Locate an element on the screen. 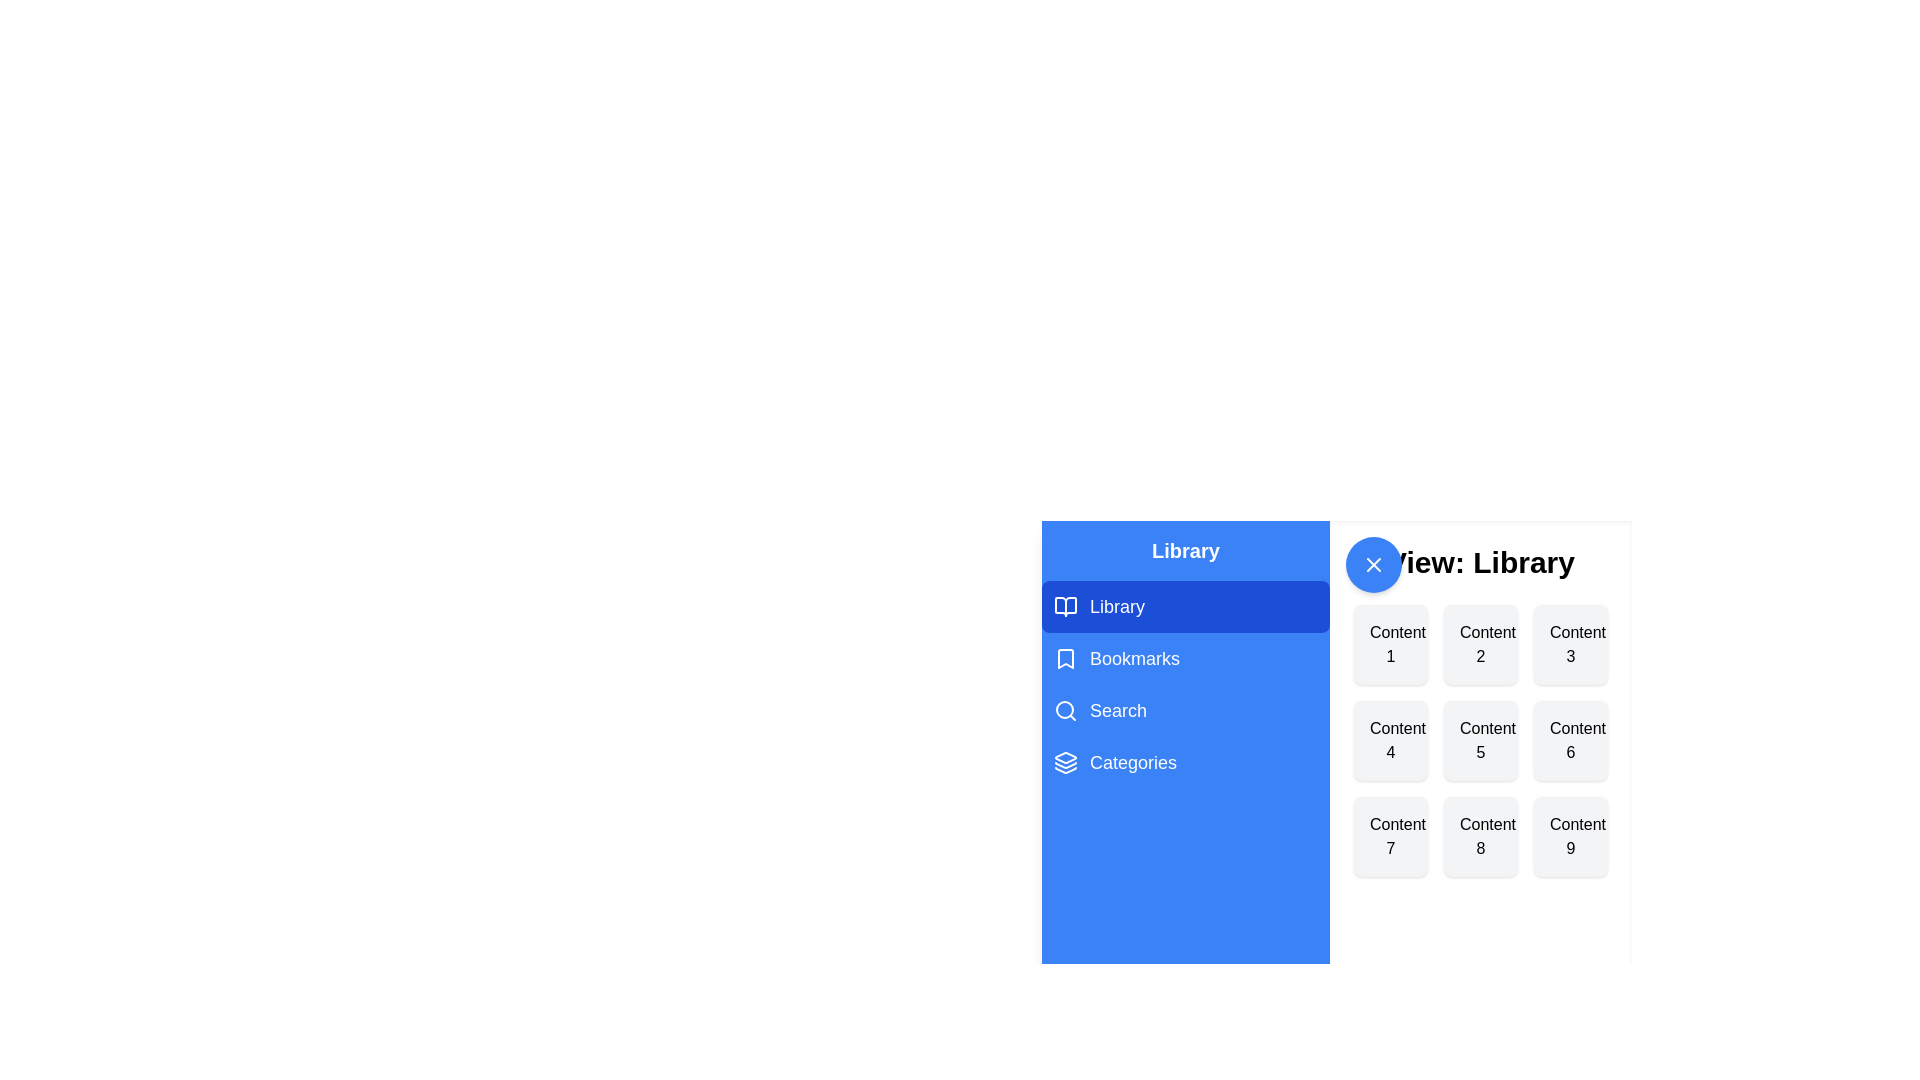 The height and width of the screenshot is (1080, 1920). the section Search from the sidebar menu is located at coordinates (1185, 709).